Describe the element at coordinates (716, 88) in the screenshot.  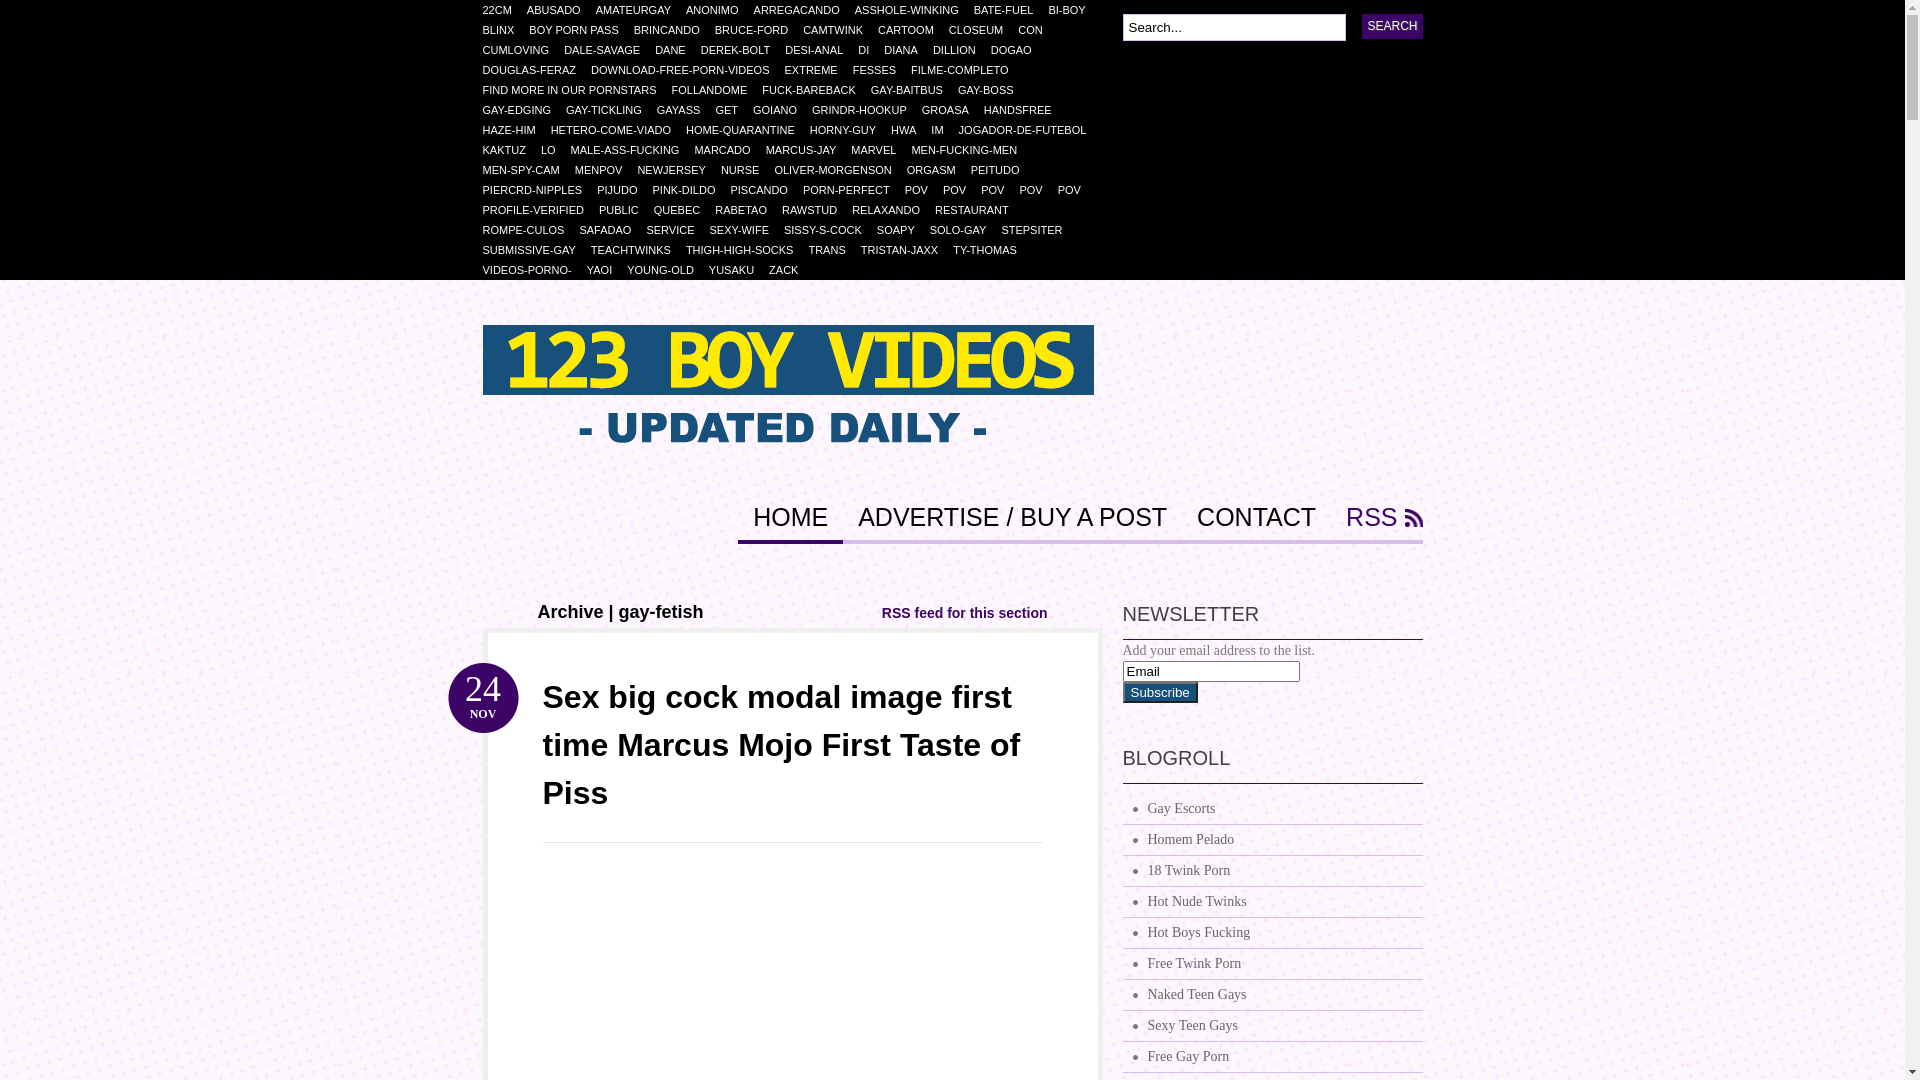
I see `'FOLLANDOME'` at that location.